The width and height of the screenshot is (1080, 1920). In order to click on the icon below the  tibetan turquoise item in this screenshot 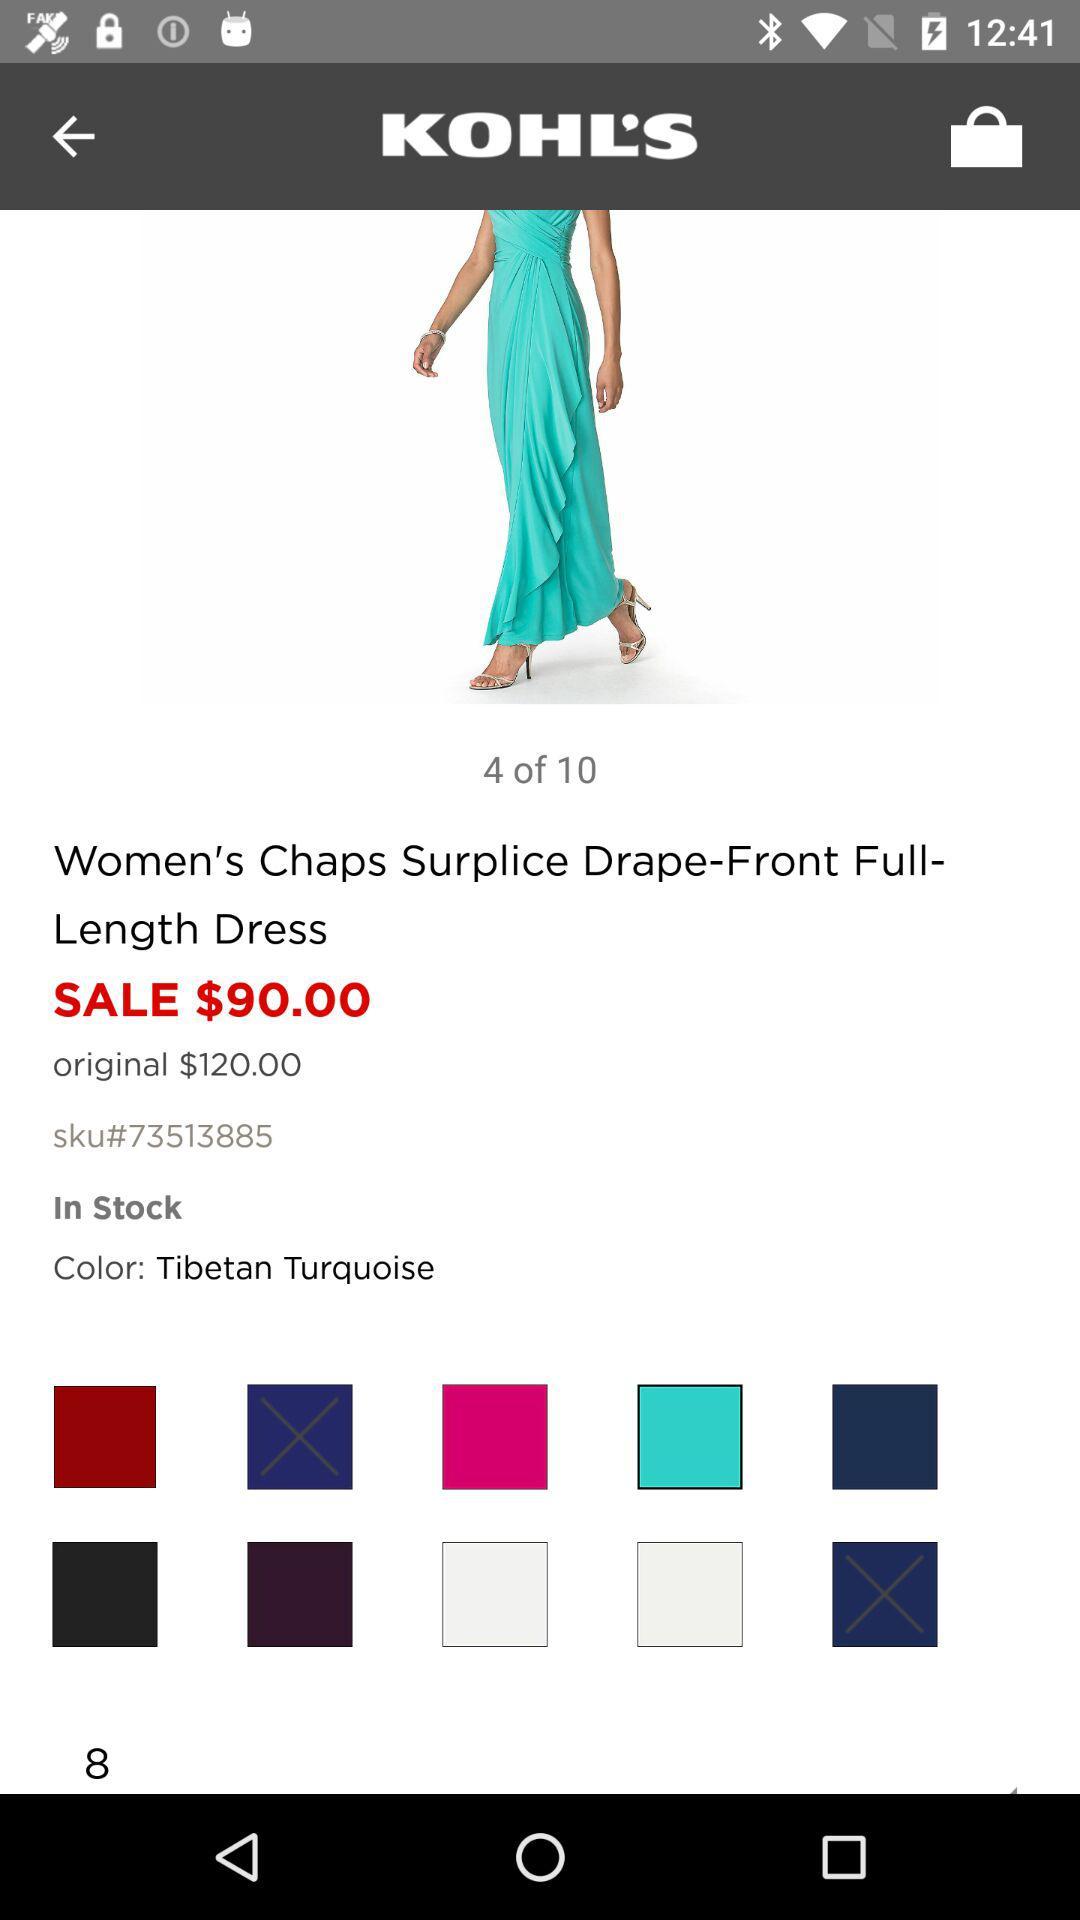, I will do `click(300, 1435)`.